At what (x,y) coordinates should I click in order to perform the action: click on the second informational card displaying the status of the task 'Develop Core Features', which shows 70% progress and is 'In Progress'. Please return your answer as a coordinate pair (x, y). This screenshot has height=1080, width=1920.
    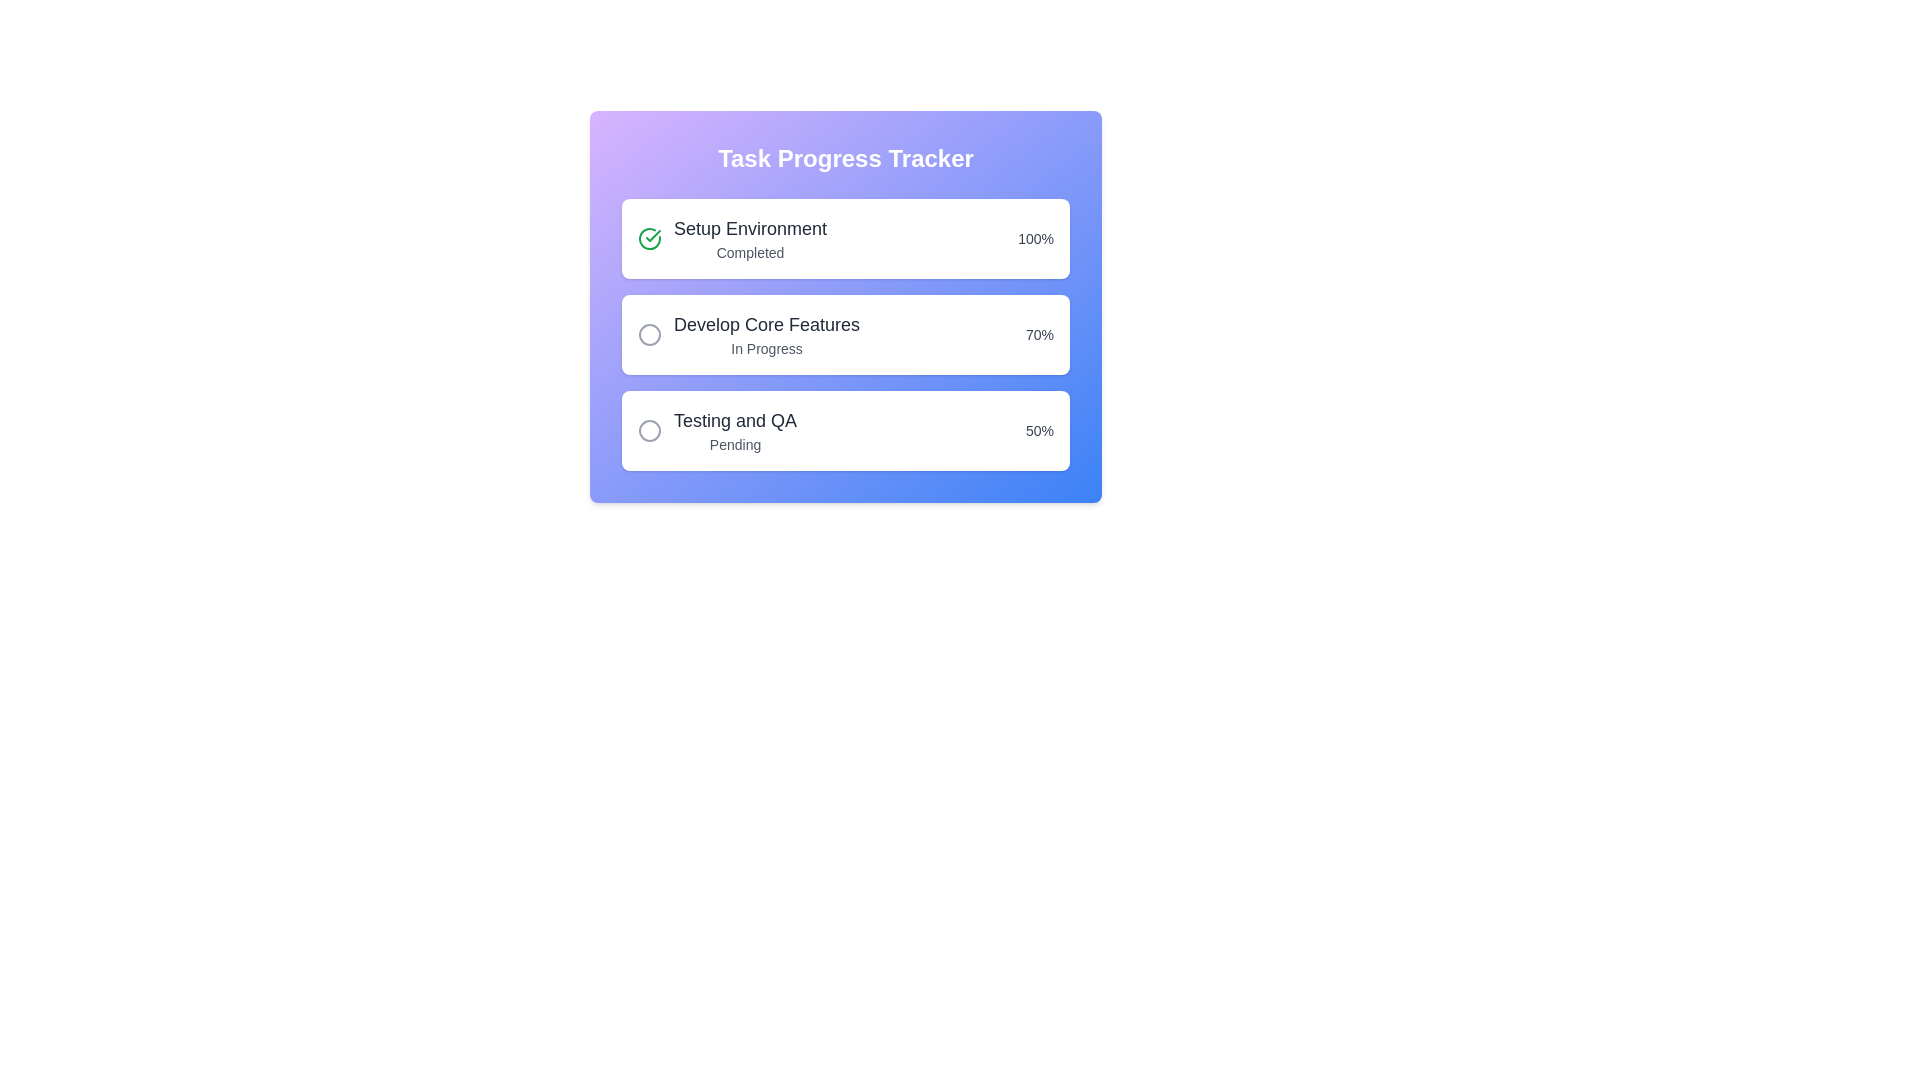
    Looking at the image, I should click on (845, 334).